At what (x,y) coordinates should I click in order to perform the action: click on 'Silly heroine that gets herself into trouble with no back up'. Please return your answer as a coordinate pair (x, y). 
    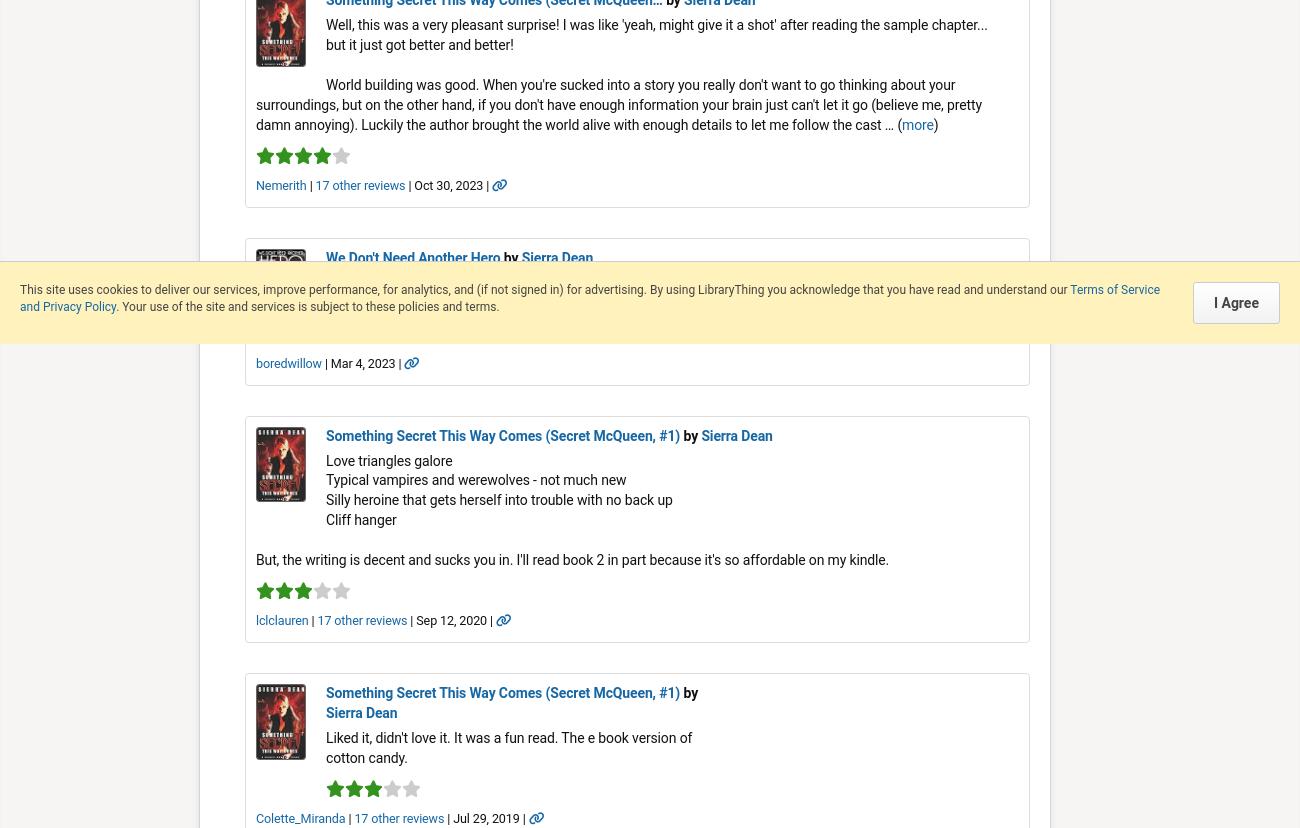
    Looking at the image, I should click on (498, 500).